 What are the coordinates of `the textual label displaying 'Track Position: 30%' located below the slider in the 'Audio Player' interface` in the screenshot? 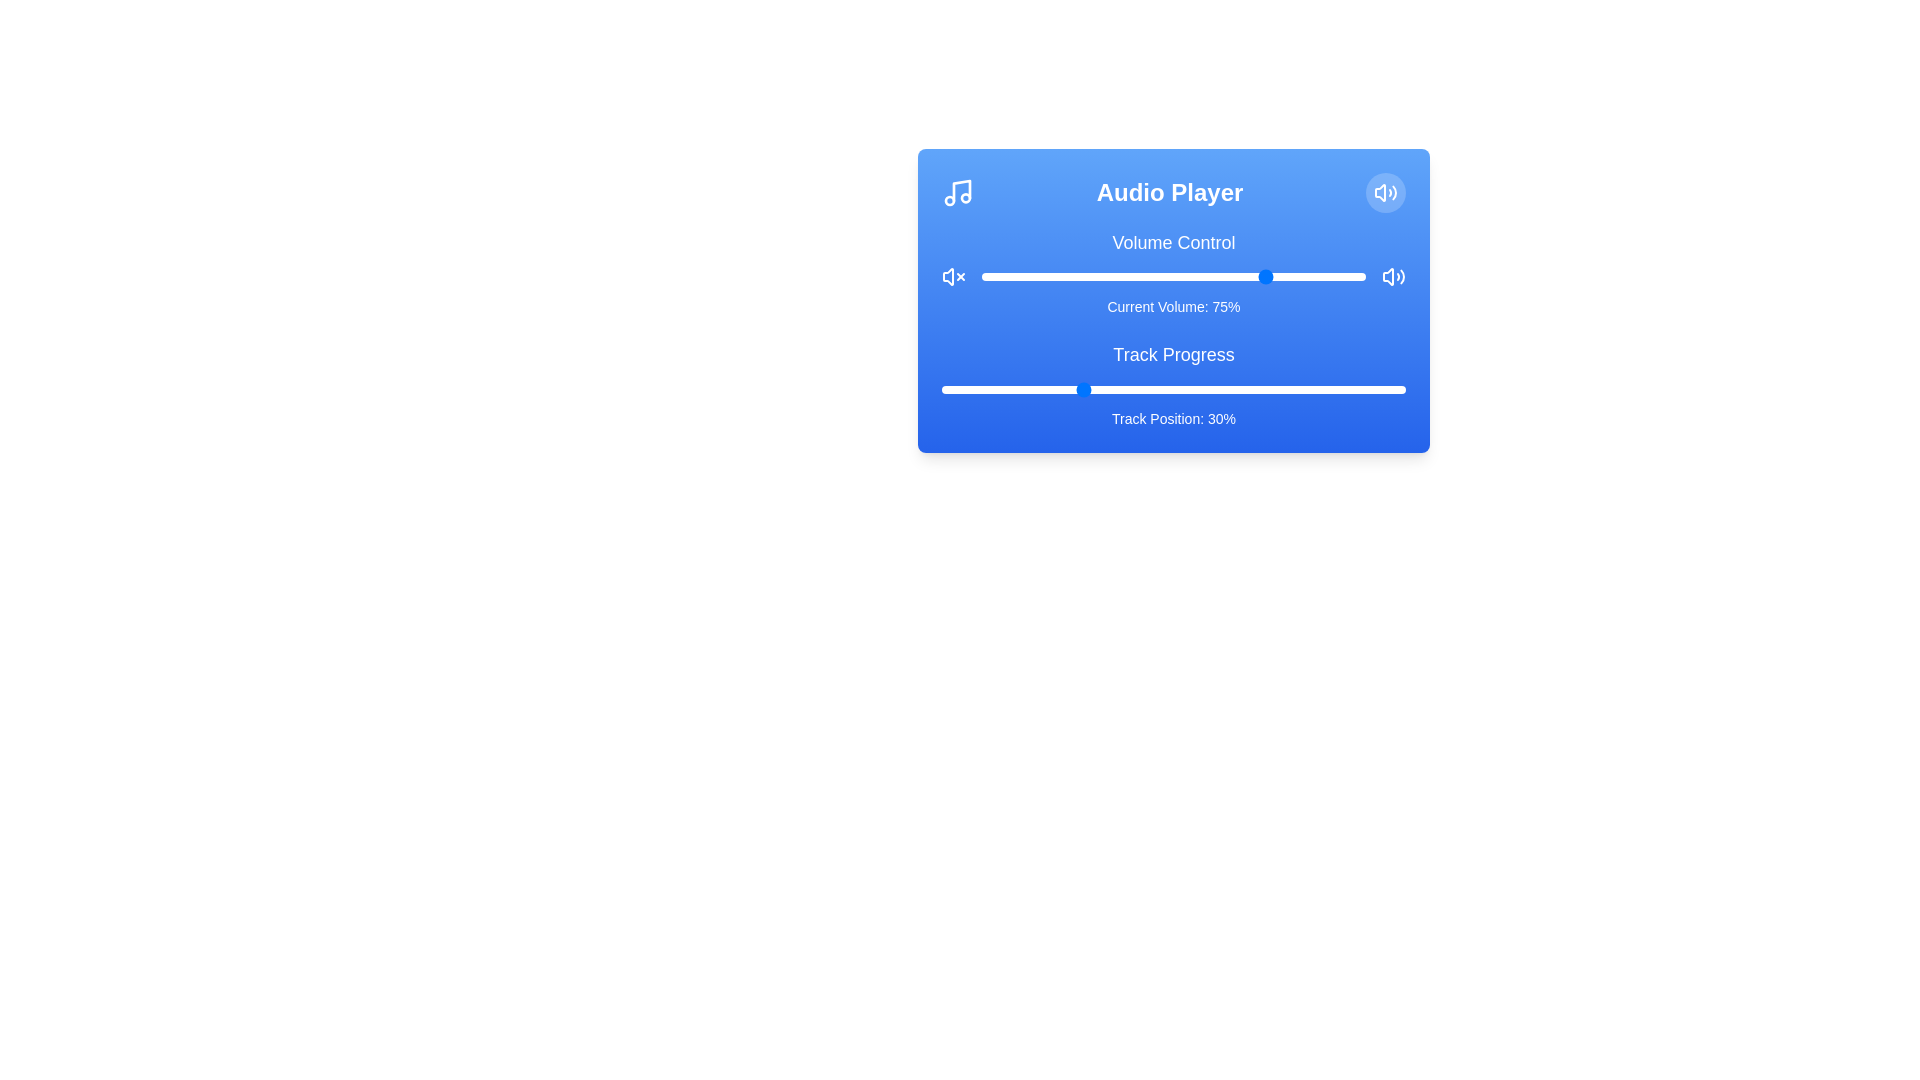 It's located at (1174, 418).